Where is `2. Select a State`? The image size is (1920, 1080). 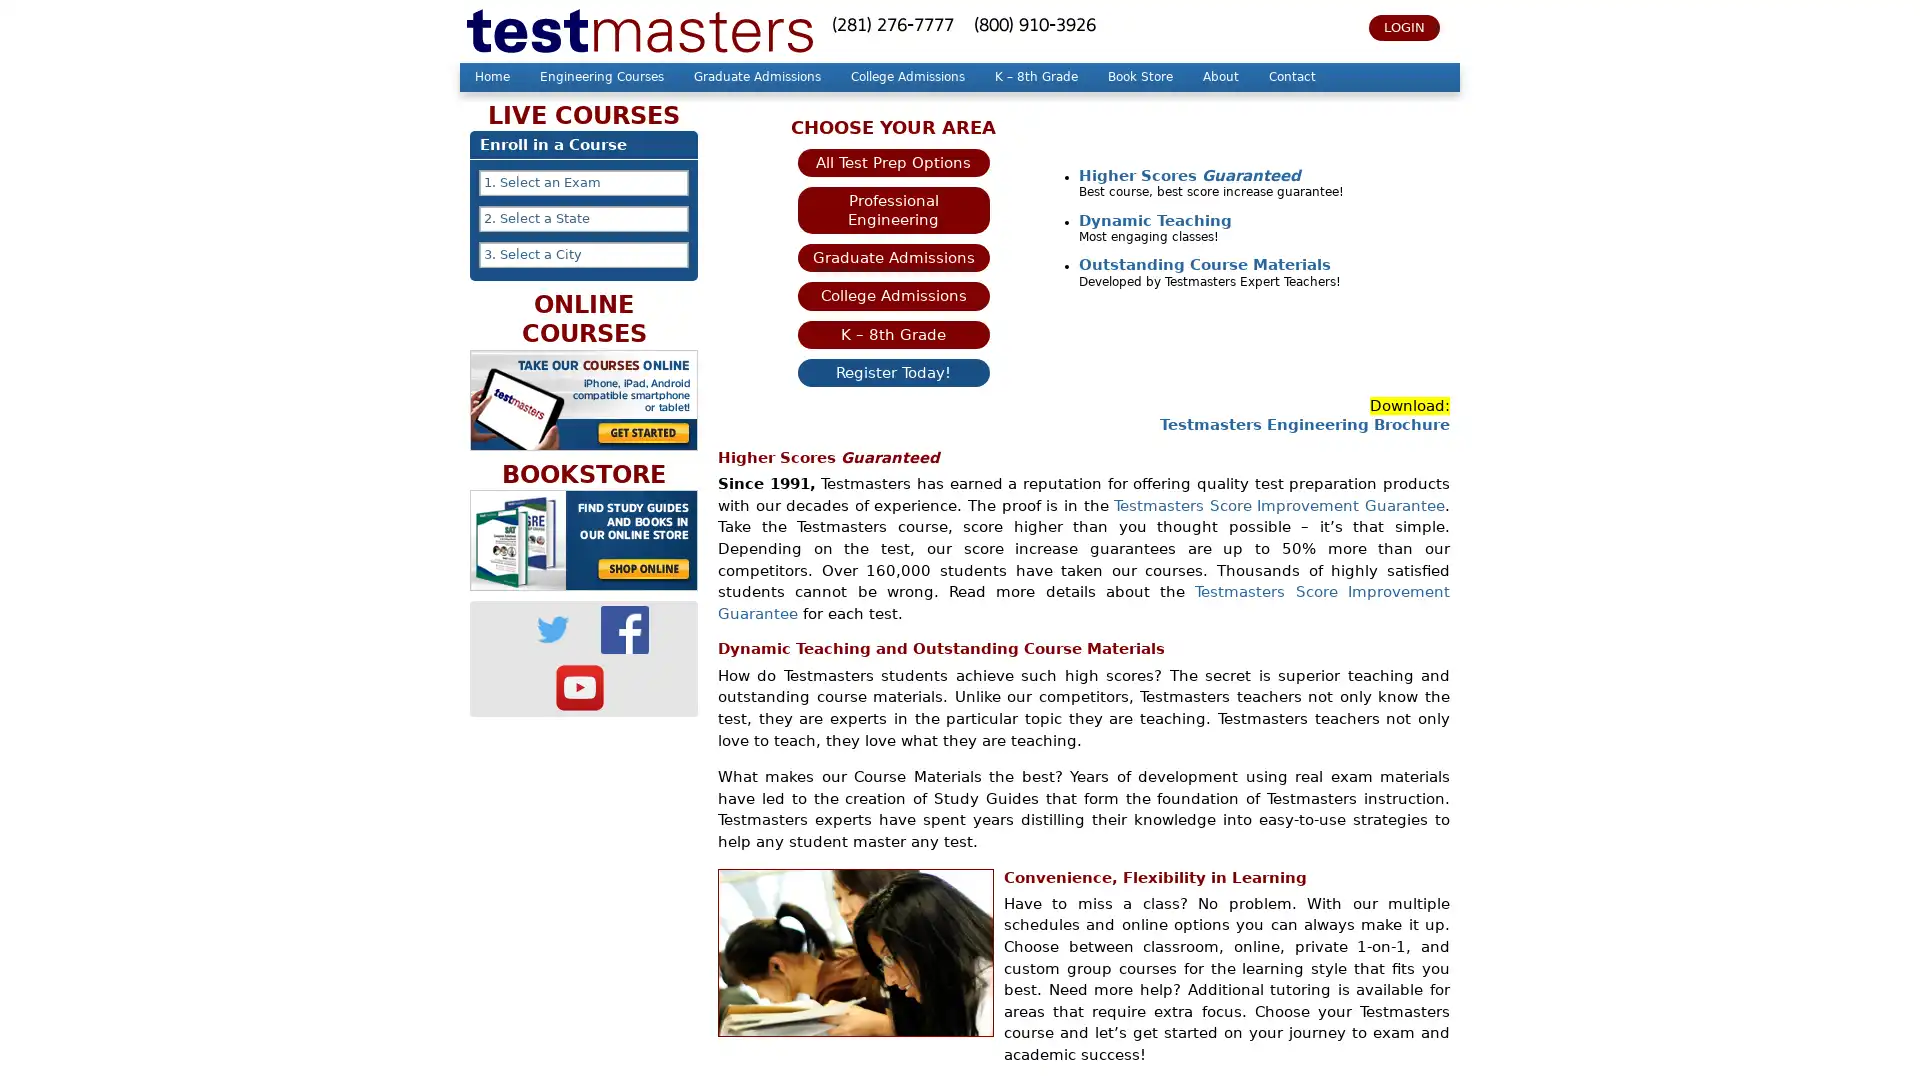
2. Select a State is located at coordinates (583, 219).